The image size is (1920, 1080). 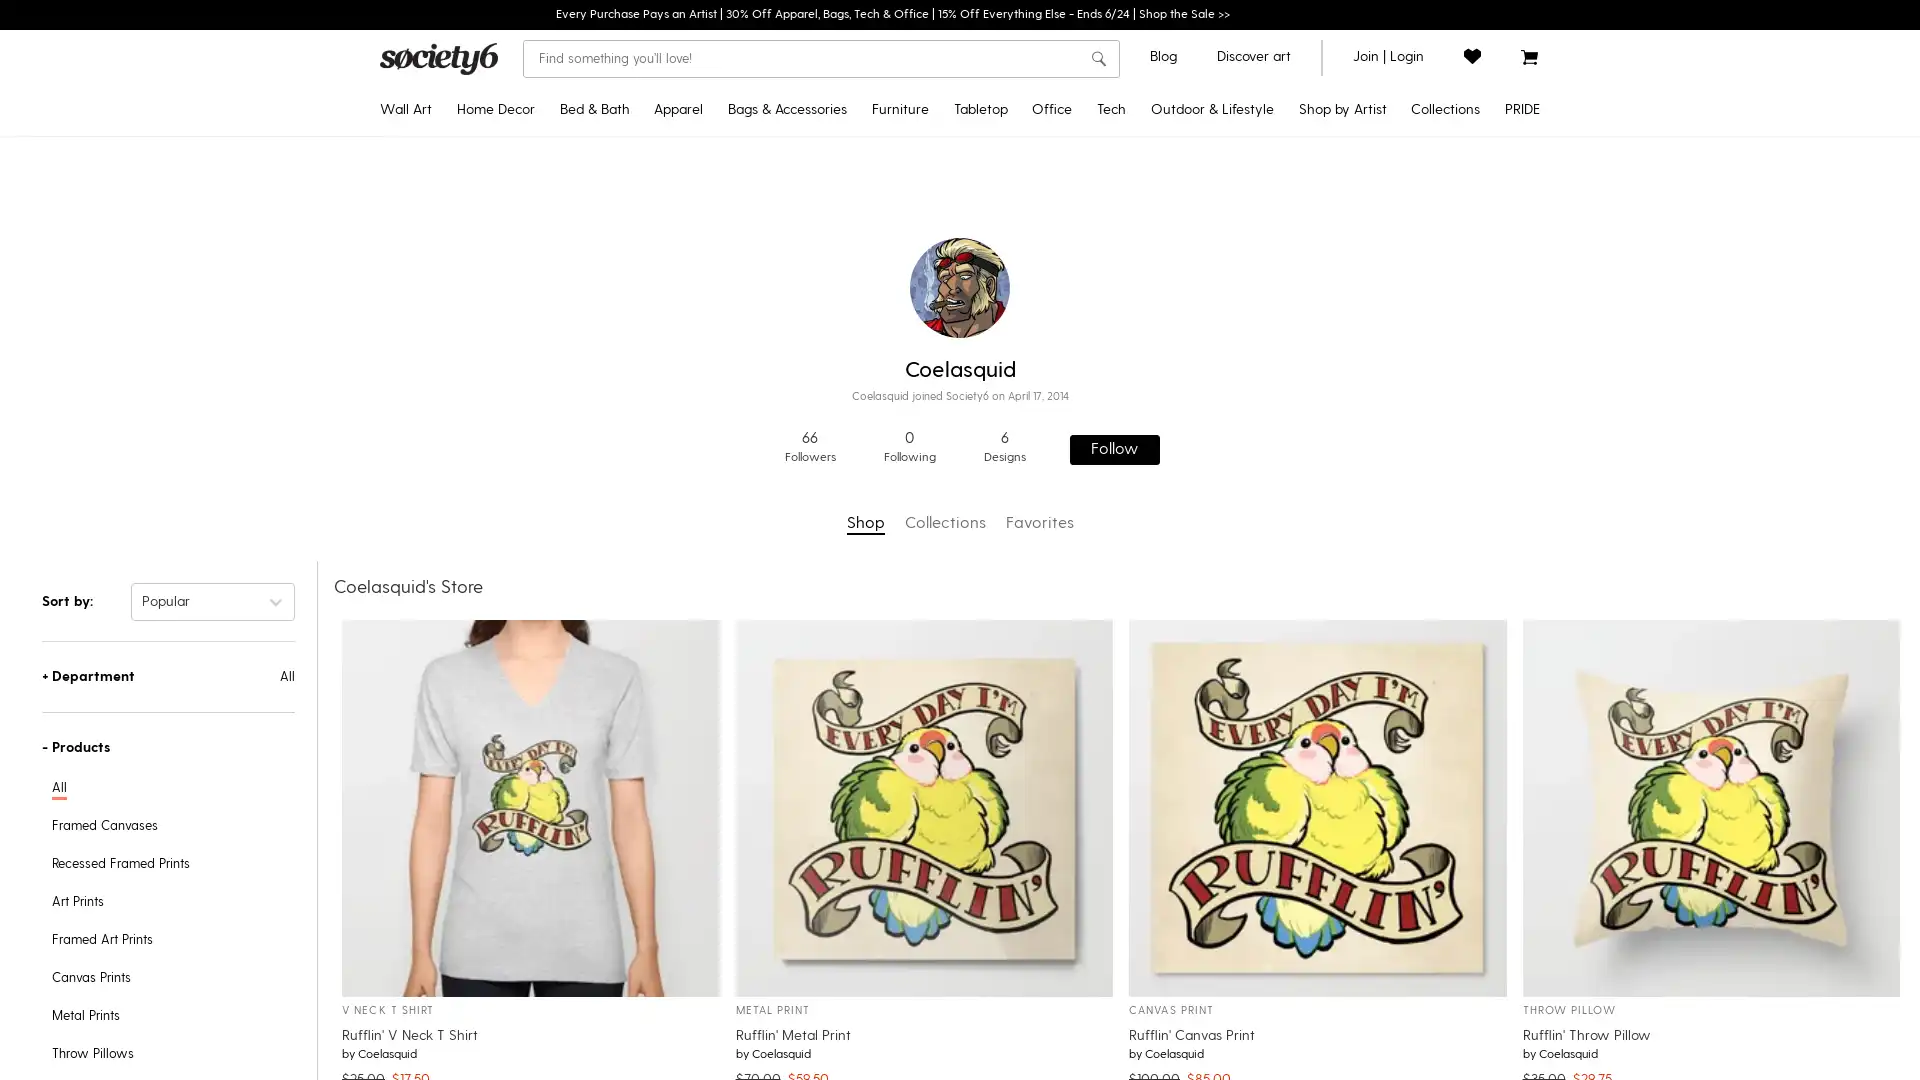 What do you see at coordinates (1182, 514) in the screenshot?
I see `iPhone Skins` at bounding box center [1182, 514].